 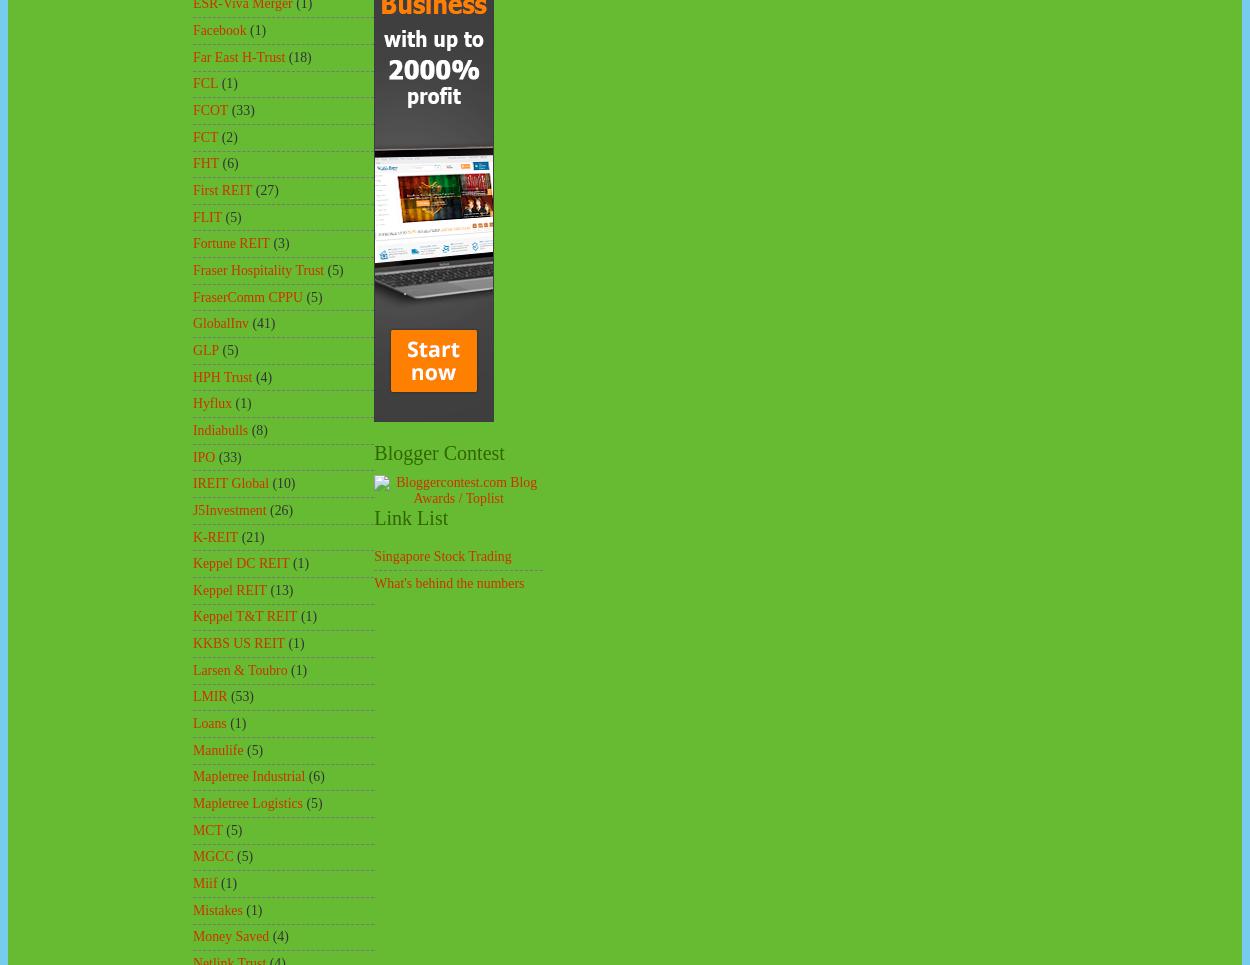 I want to click on 'Fraser Hospitality Trust', so click(x=258, y=269).